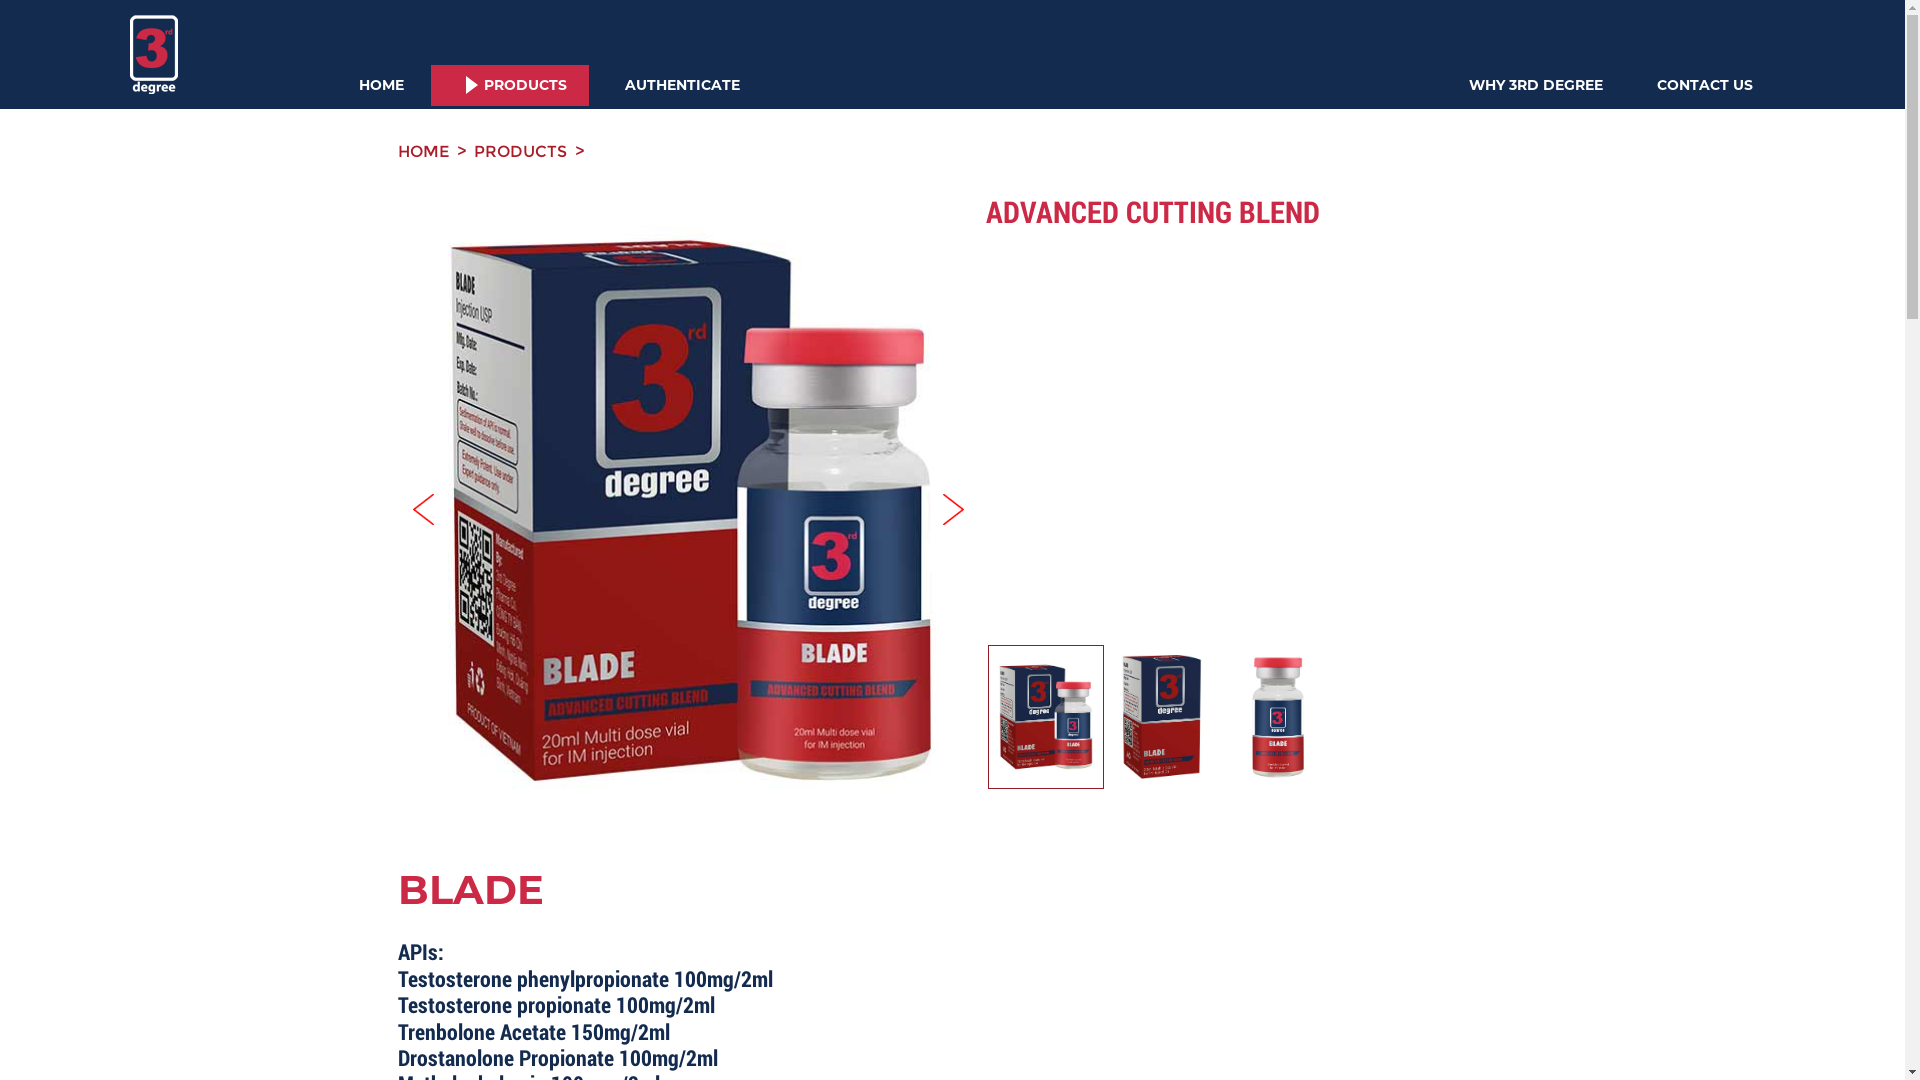 The width and height of the screenshot is (1920, 1080). What do you see at coordinates (1535, 84) in the screenshot?
I see `'WHY 3RD DEGREE'` at bounding box center [1535, 84].